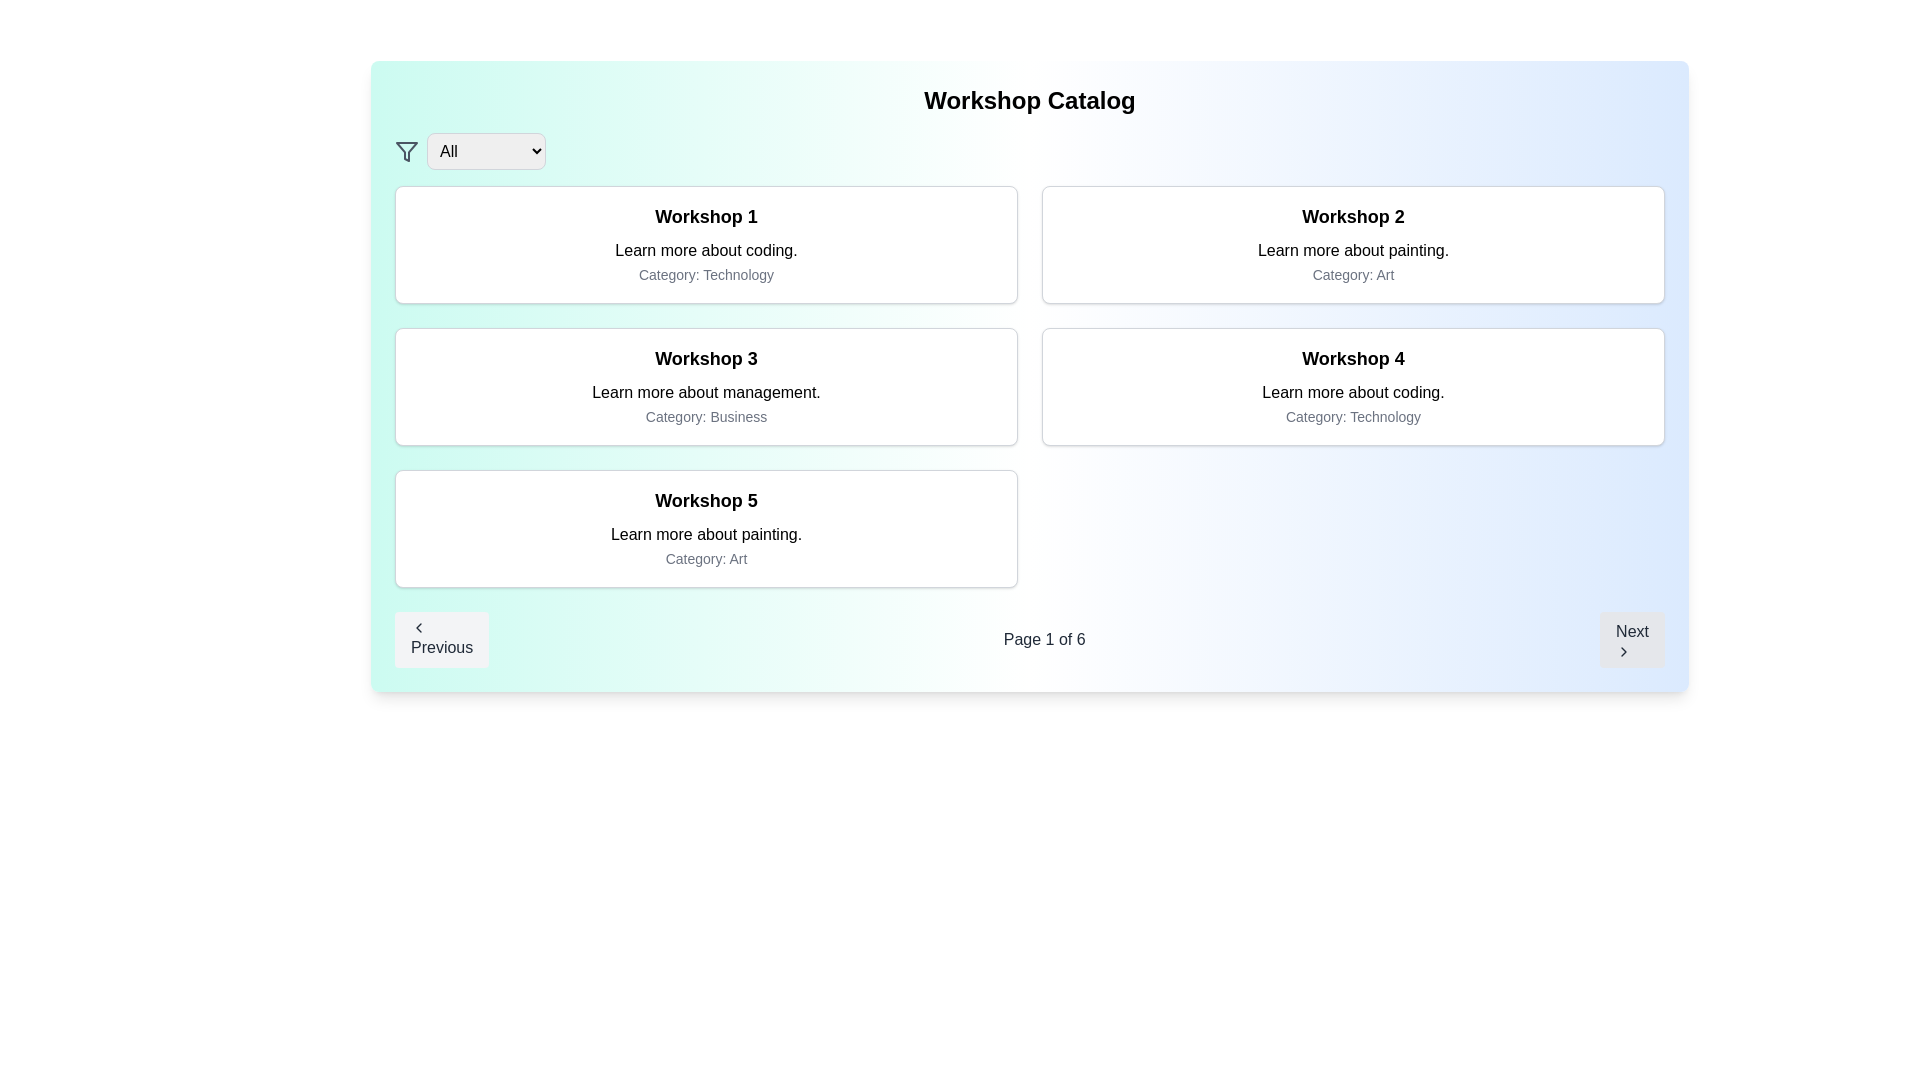 This screenshot has width=1920, height=1080. I want to click on the Information card titled 'Workshop 5' located at the bottom-left corner of the workshop cards grid, so click(706, 527).